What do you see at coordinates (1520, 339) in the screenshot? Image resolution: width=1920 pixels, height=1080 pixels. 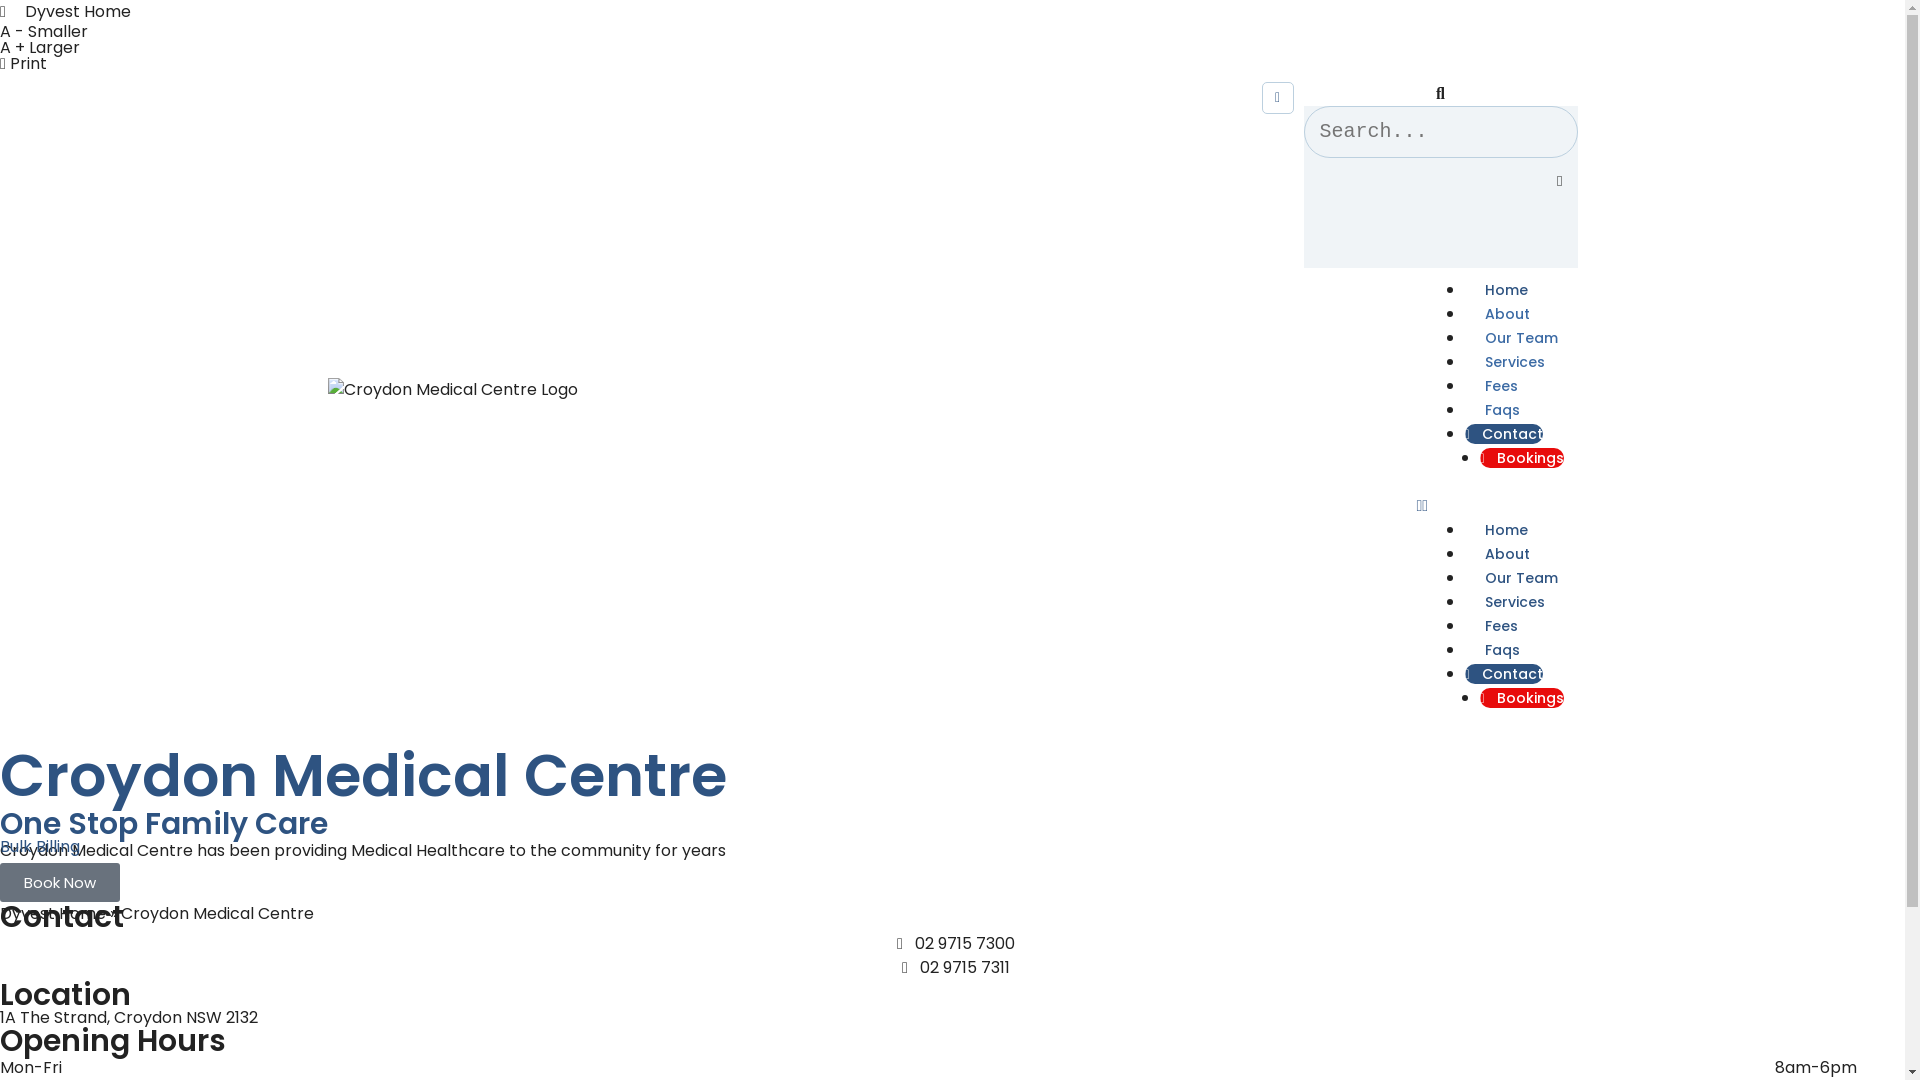 I see `'Our Team'` at bounding box center [1520, 339].